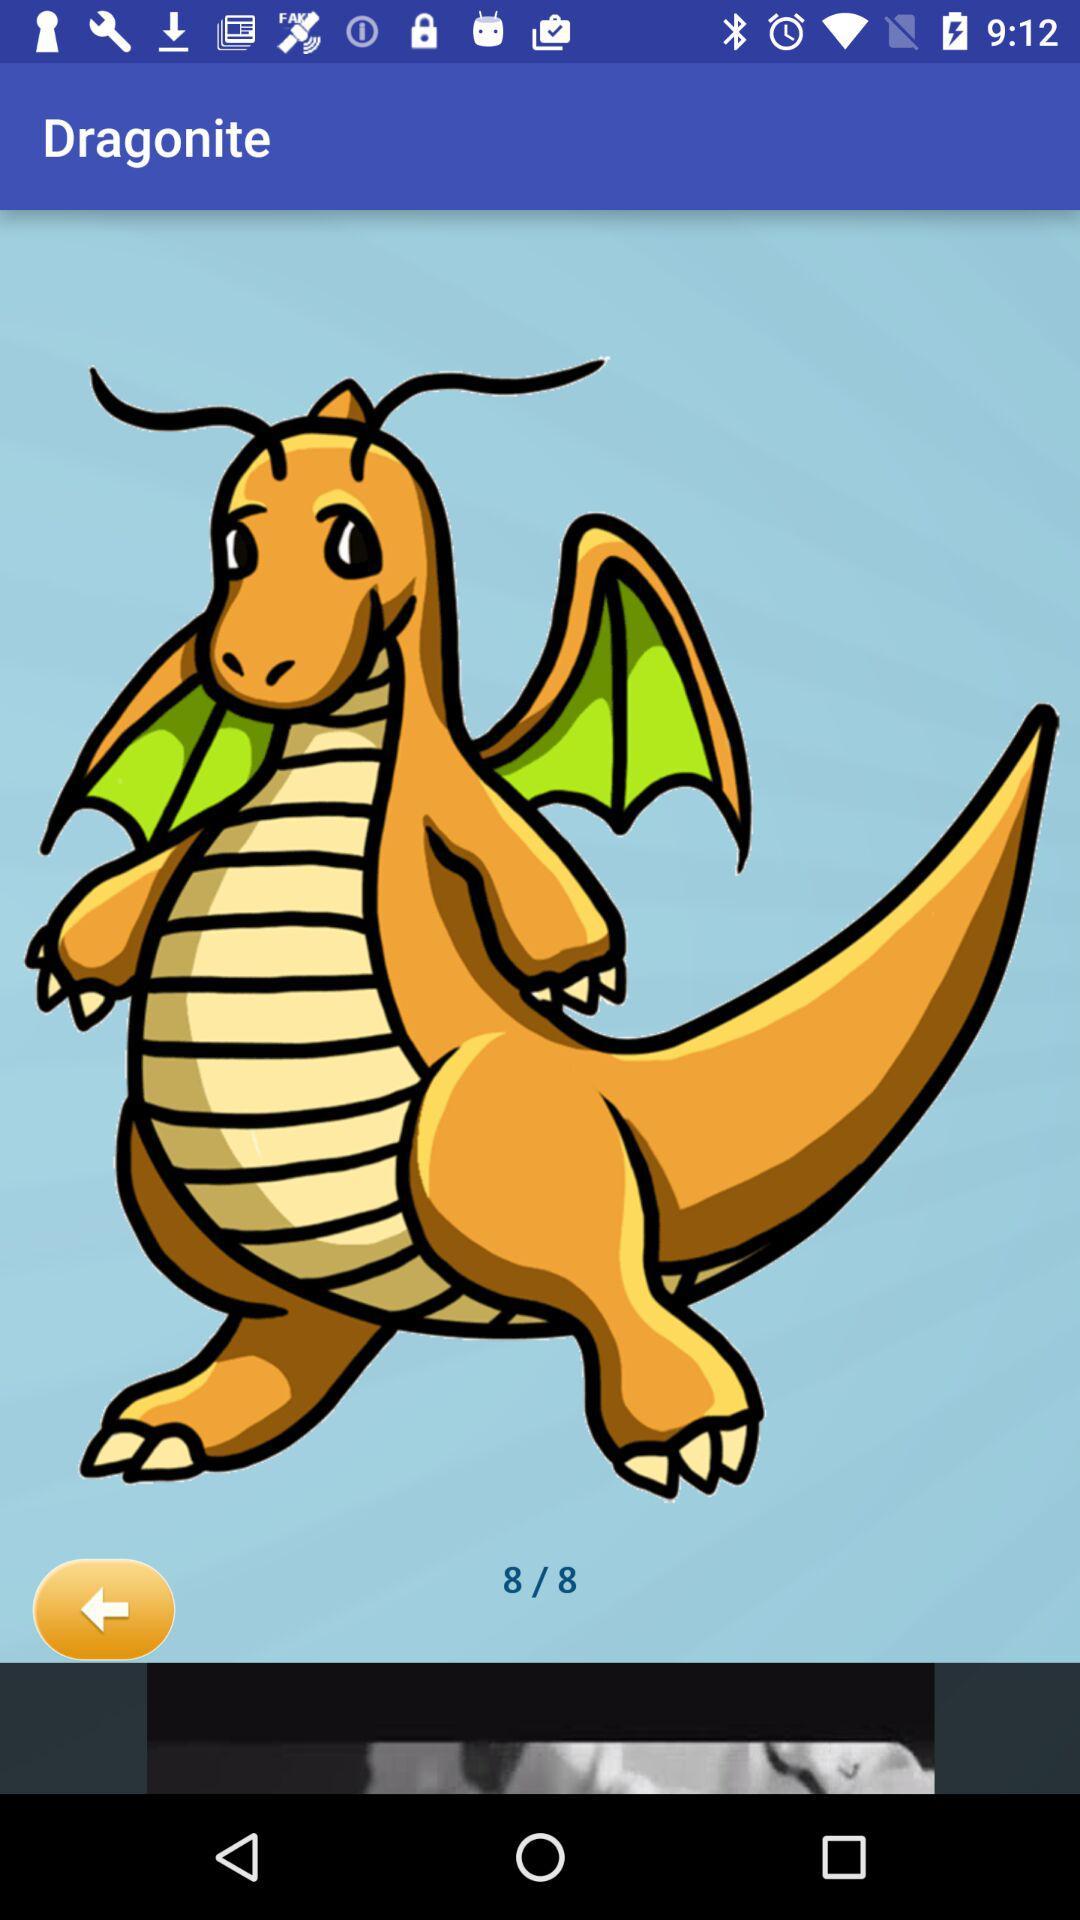 The image size is (1080, 1920). What do you see at coordinates (103, 1610) in the screenshot?
I see `the icon below dragonite app` at bounding box center [103, 1610].